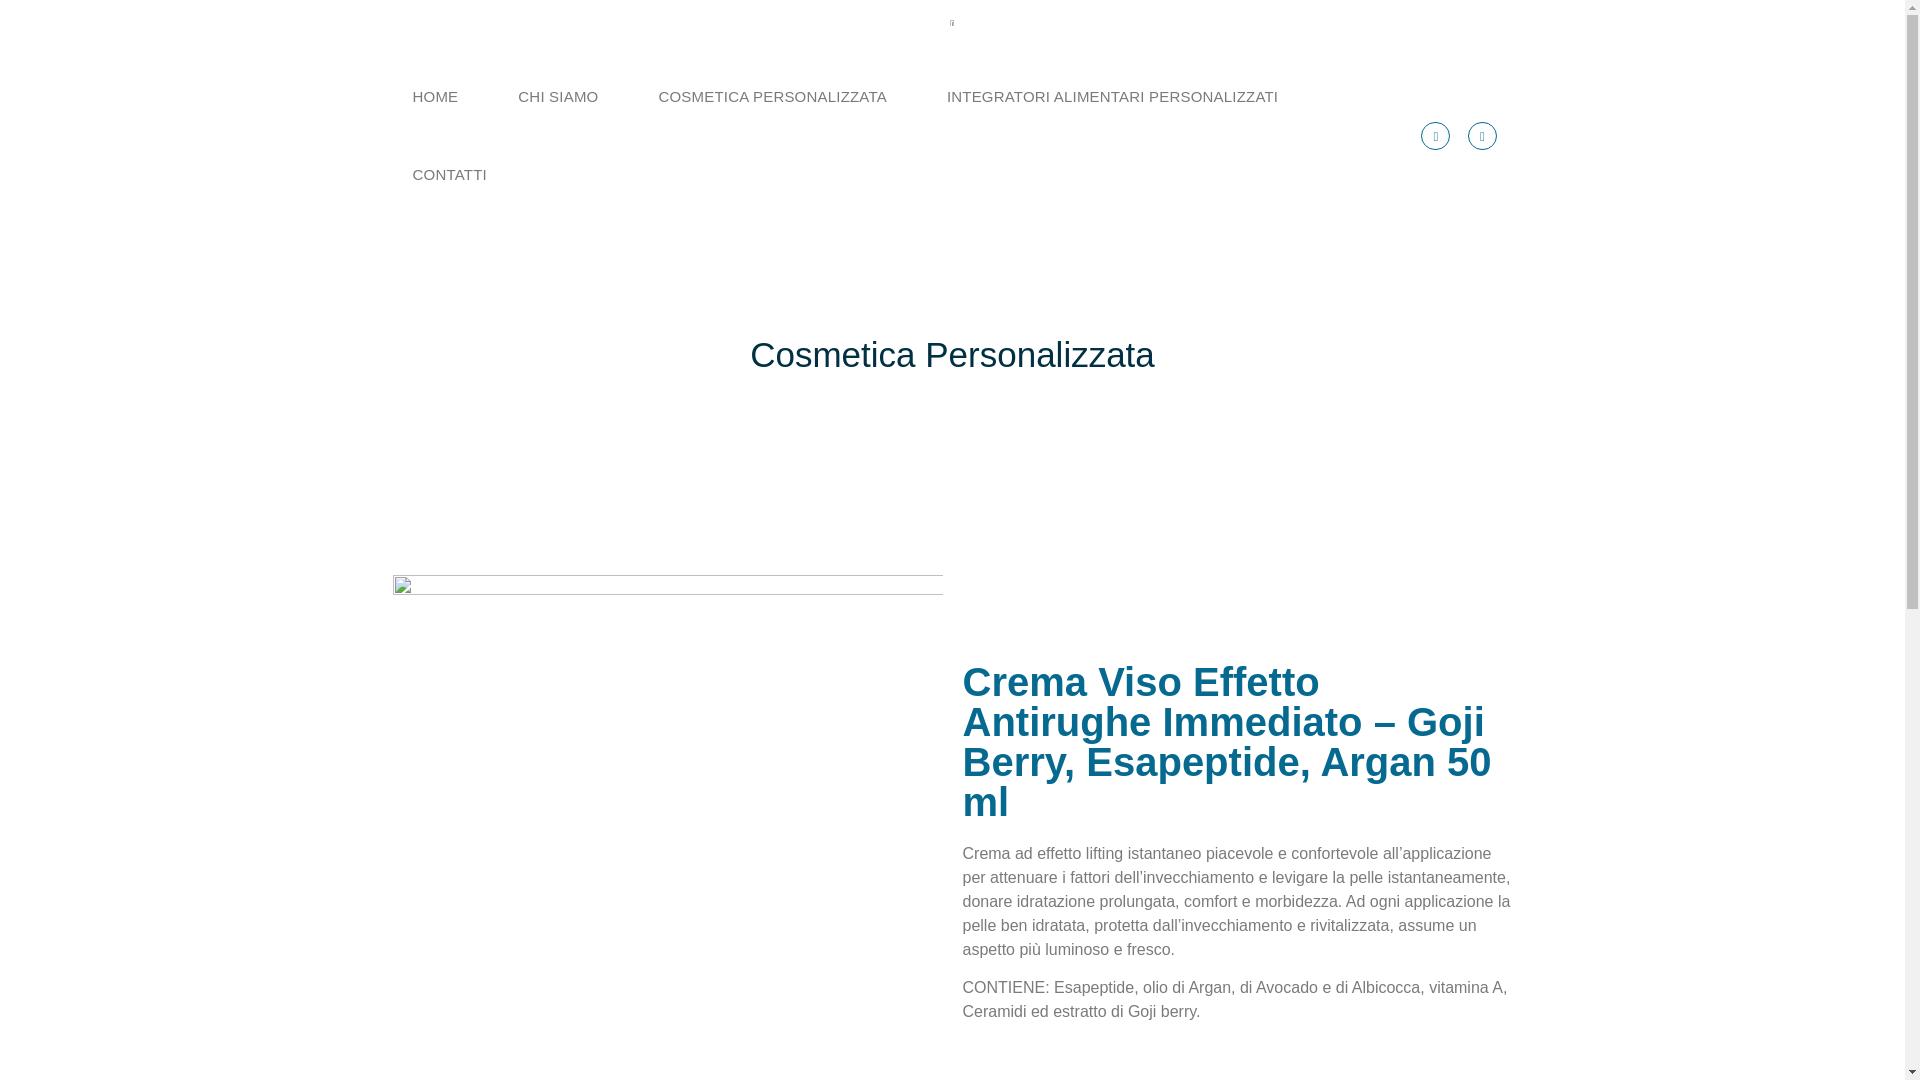 Image resolution: width=1920 pixels, height=1080 pixels. Describe the element at coordinates (771, 96) in the screenshot. I see `'COSMETICA PERSONALIZZATA'` at that location.